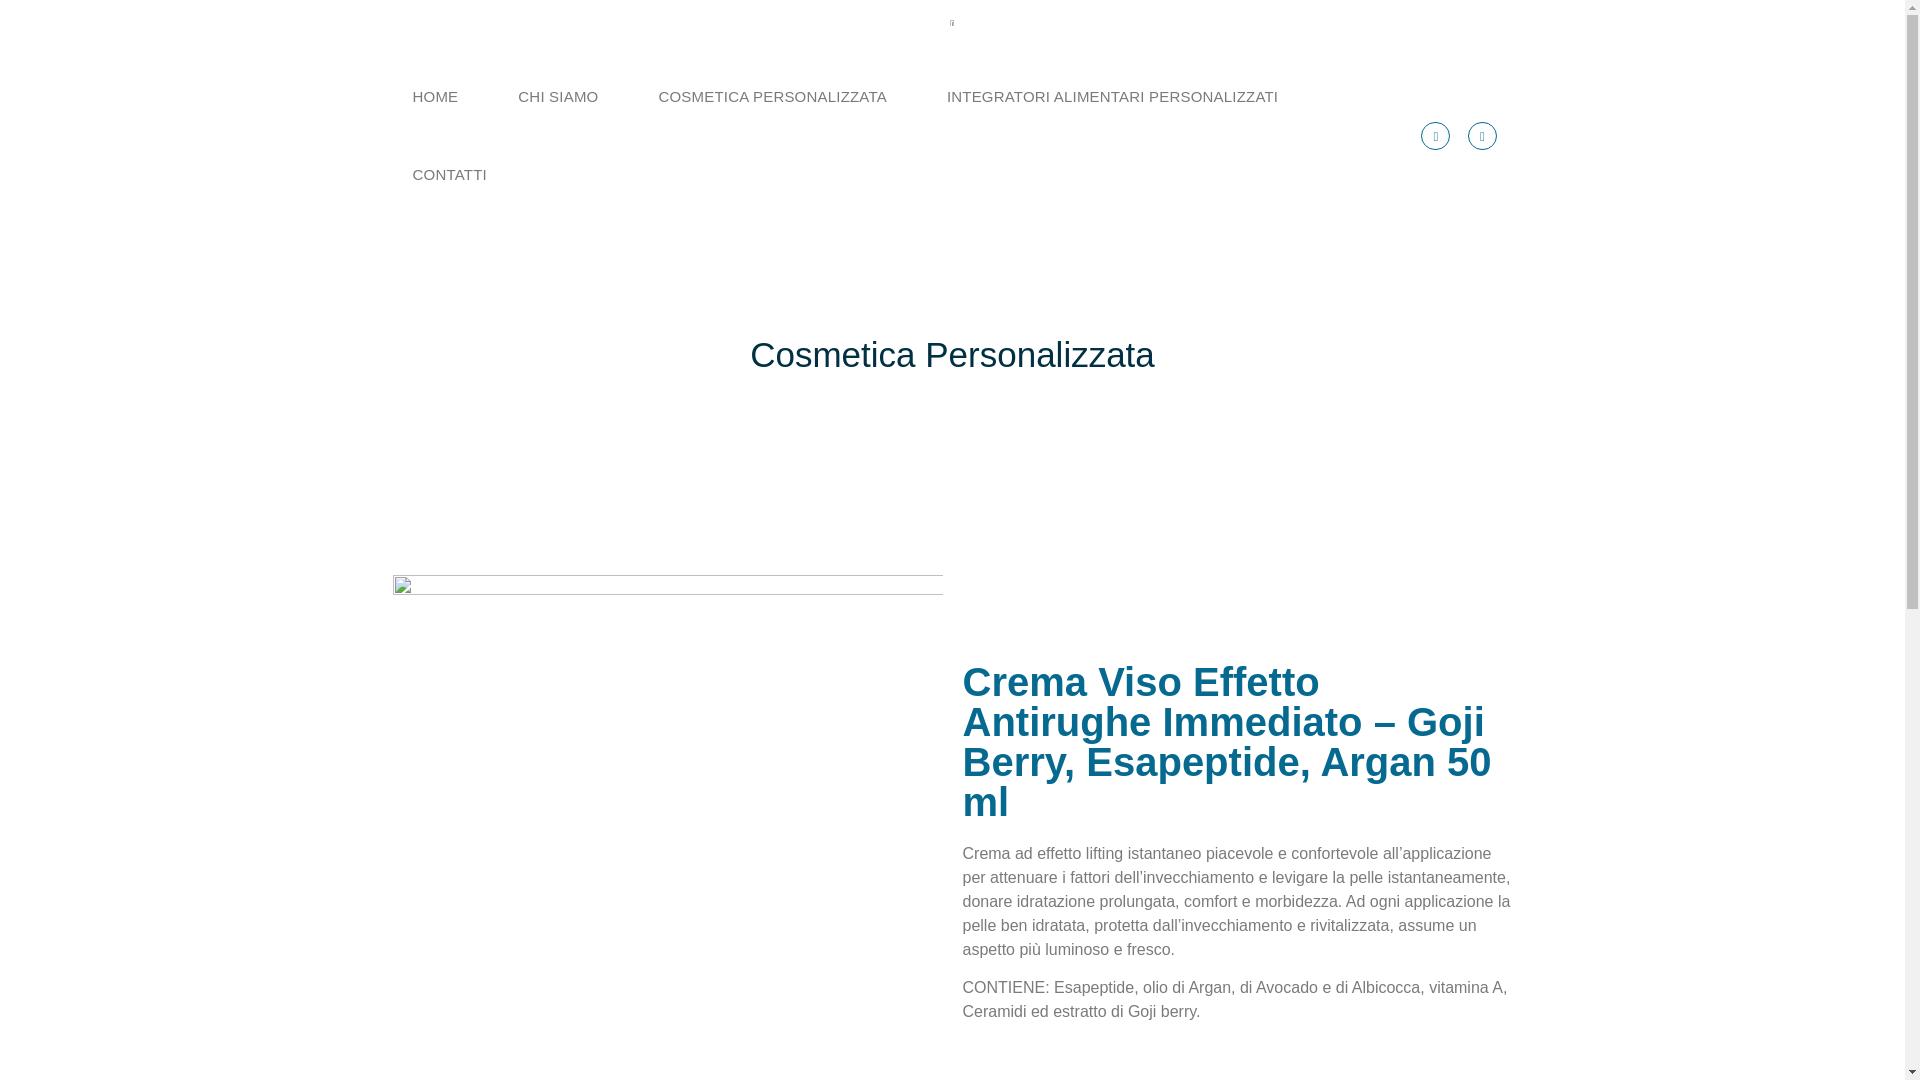 Image resolution: width=1920 pixels, height=1080 pixels. Describe the element at coordinates (771, 96) in the screenshot. I see `'COSMETICA PERSONALIZZATA'` at that location.